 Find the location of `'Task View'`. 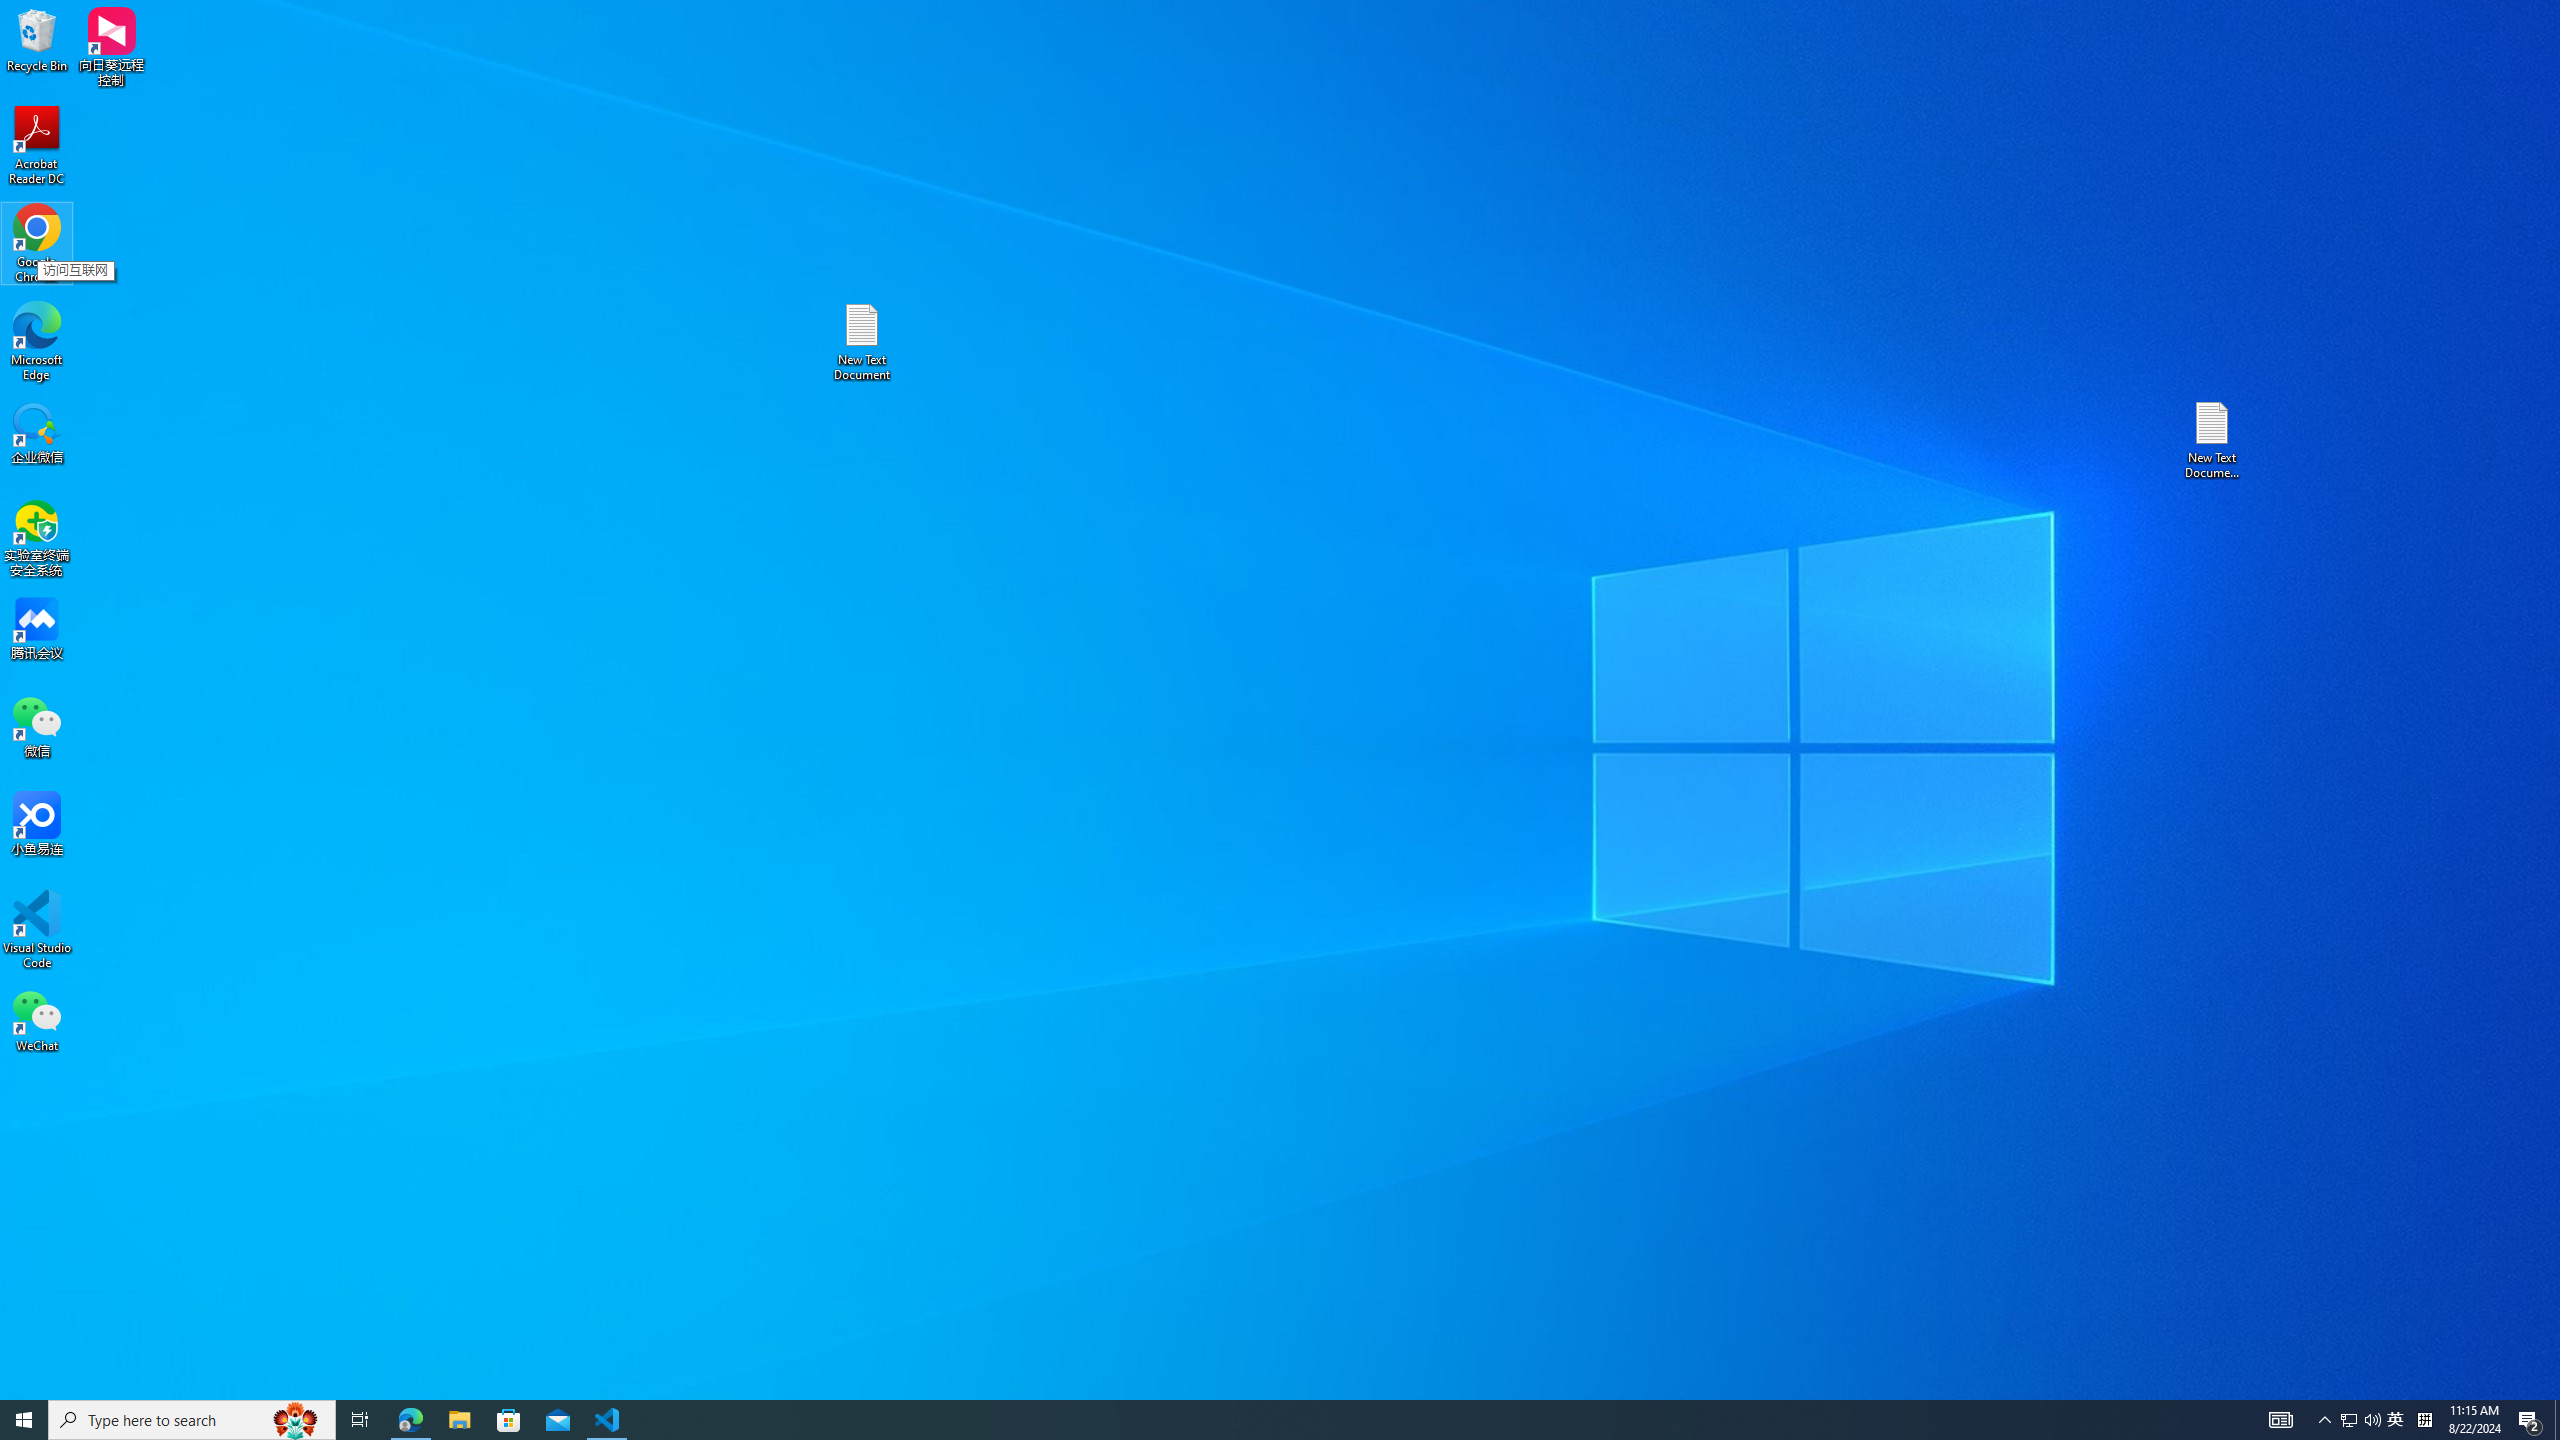

'Task View' is located at coordinates (358, 1418).